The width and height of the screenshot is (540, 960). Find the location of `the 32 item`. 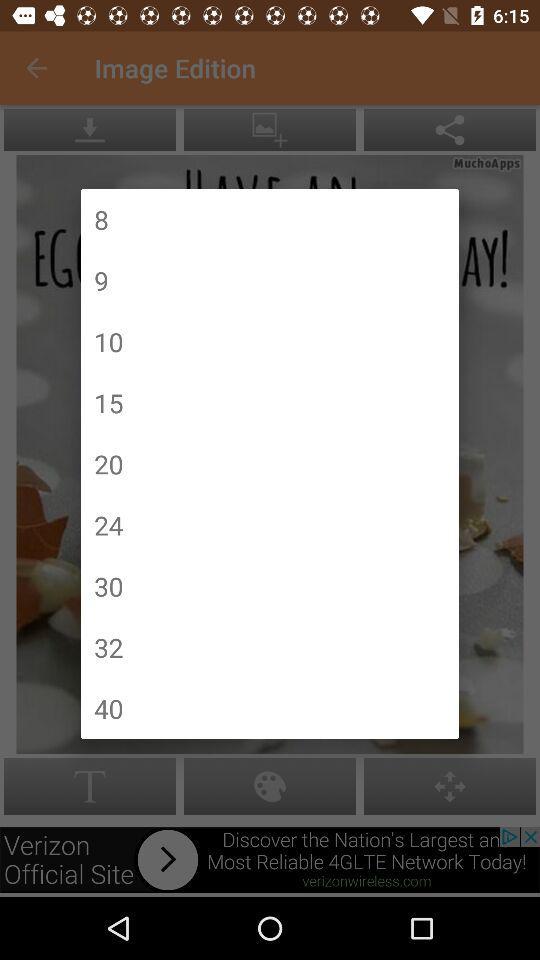

the 32 item is located at coordinates (108, 646).